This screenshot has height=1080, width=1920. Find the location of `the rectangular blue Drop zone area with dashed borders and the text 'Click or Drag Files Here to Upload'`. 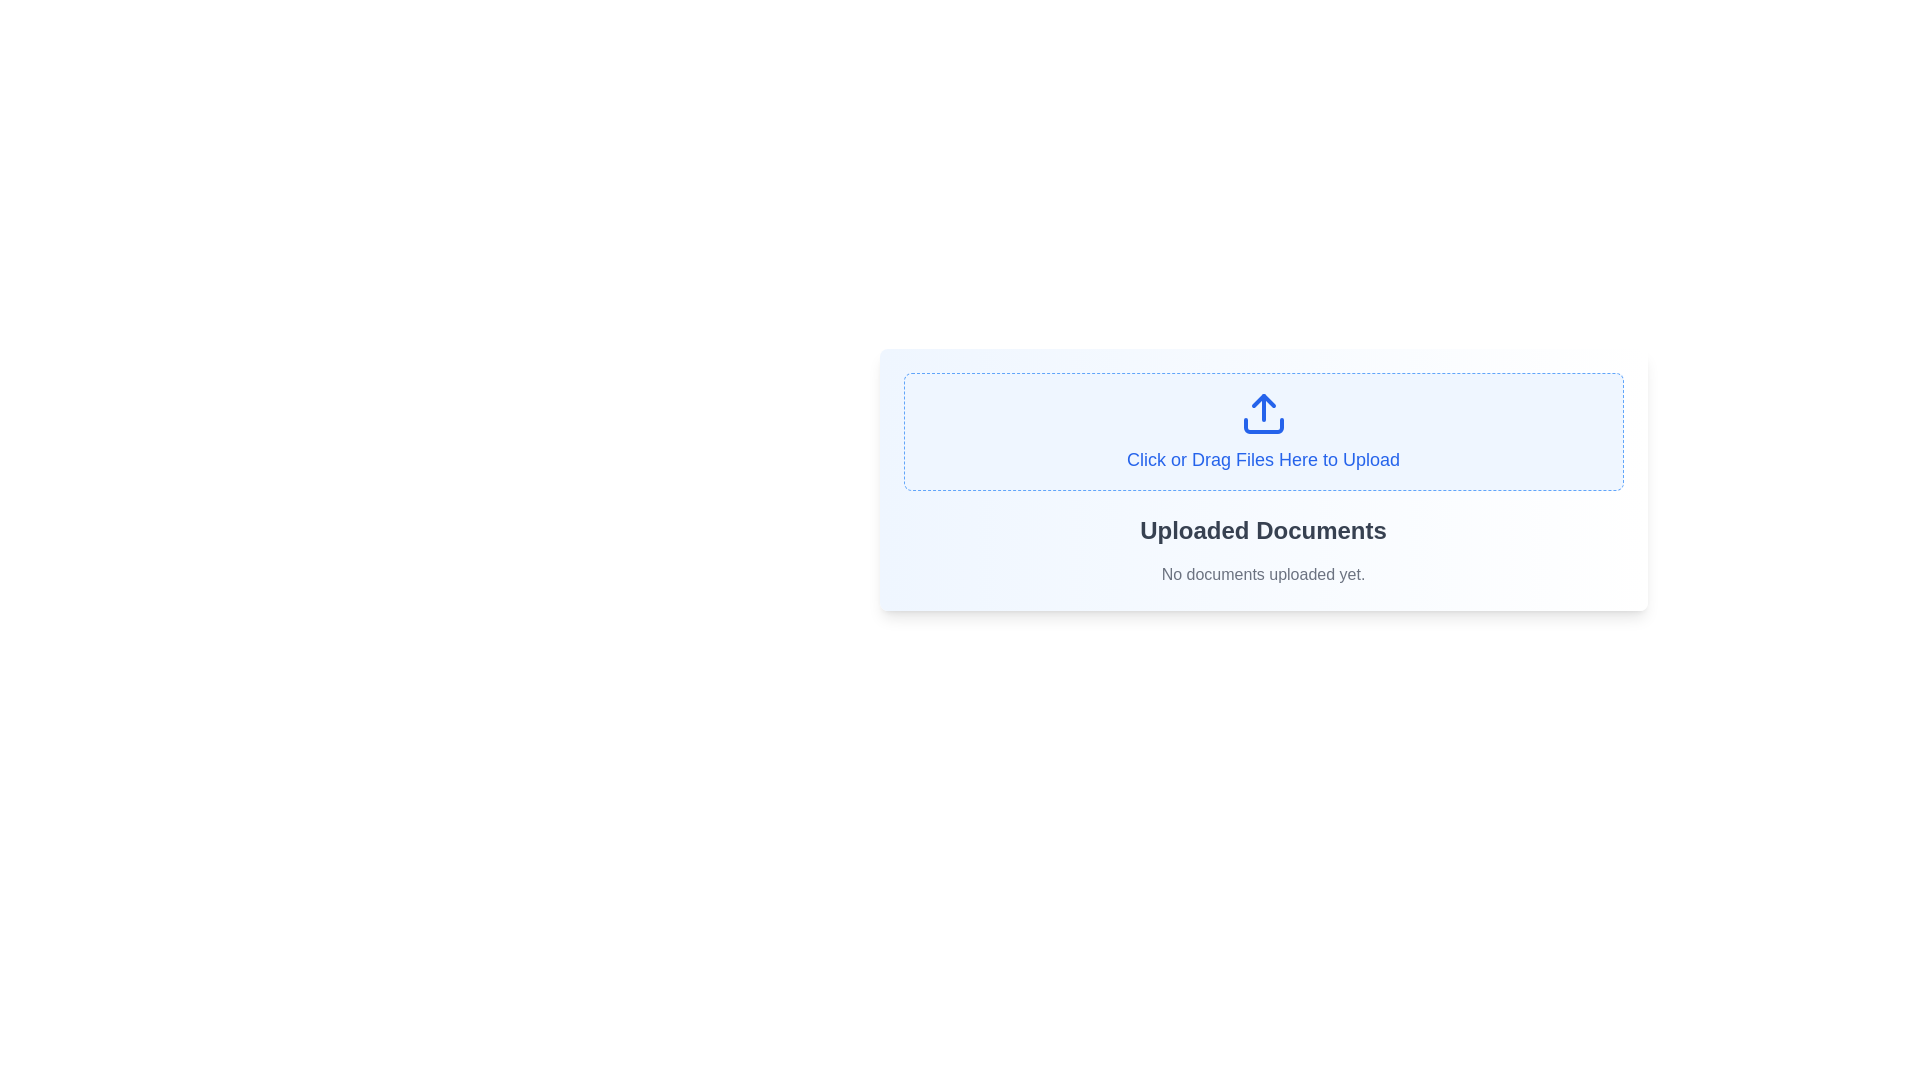

the rectangular blue Drop zone area with dashed borders and the text 'Click or Drag Files Here to Upload' is located at coordinates (1262, 431).